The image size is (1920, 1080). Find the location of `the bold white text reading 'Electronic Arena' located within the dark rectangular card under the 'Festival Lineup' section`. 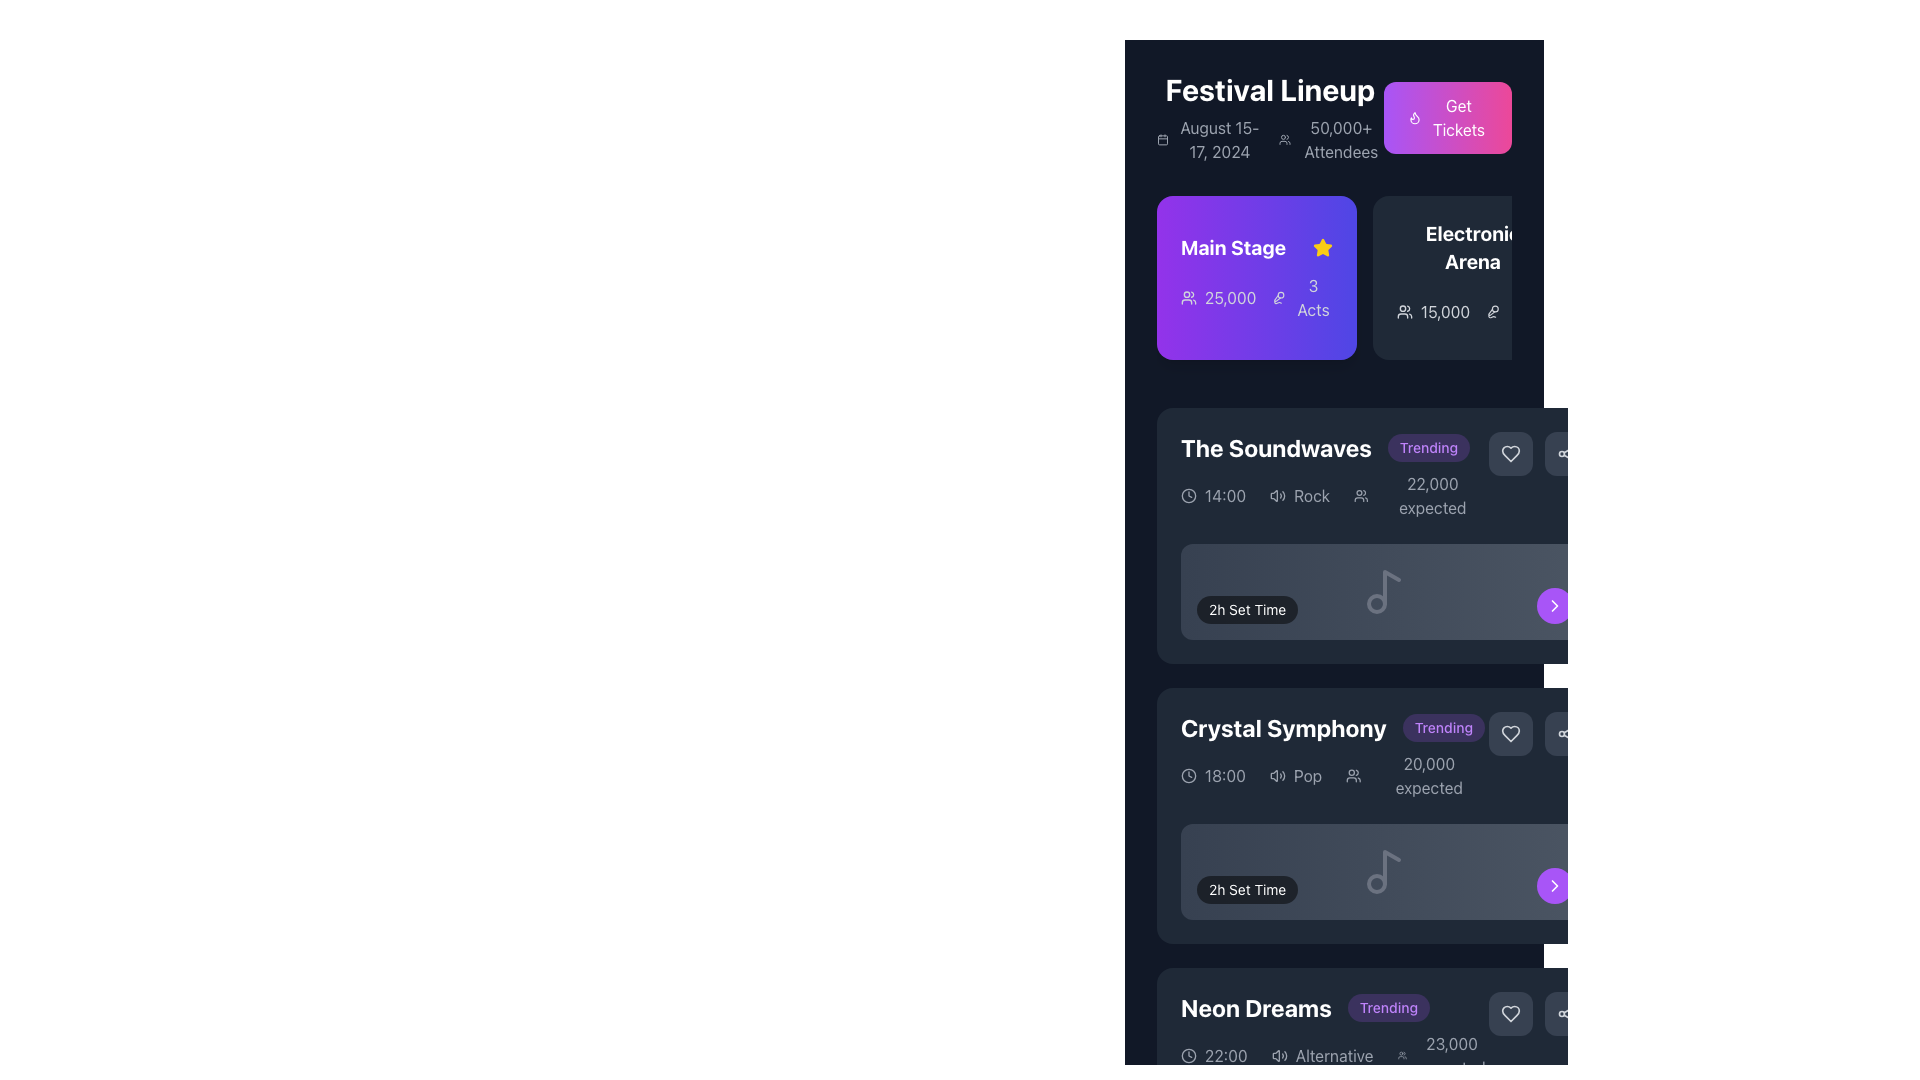

the bold white text reading 'Electronic Arena' located within the dark rectangular card under the 'Festival Lineup' section is located at coordinates (1473, 246).